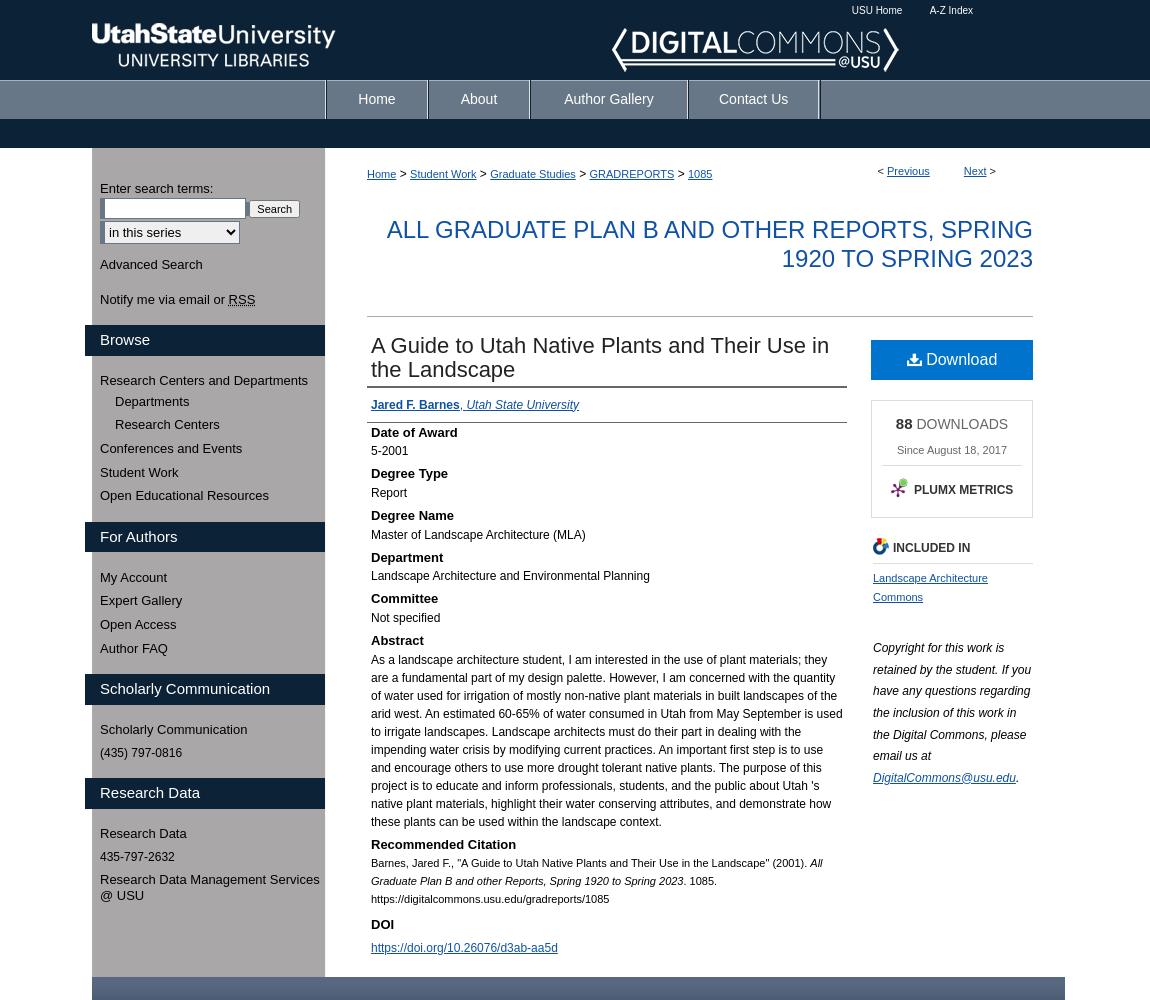  Describe the element at coordinates (699, 174) in the screenshot. I see `'1085'` at that location.